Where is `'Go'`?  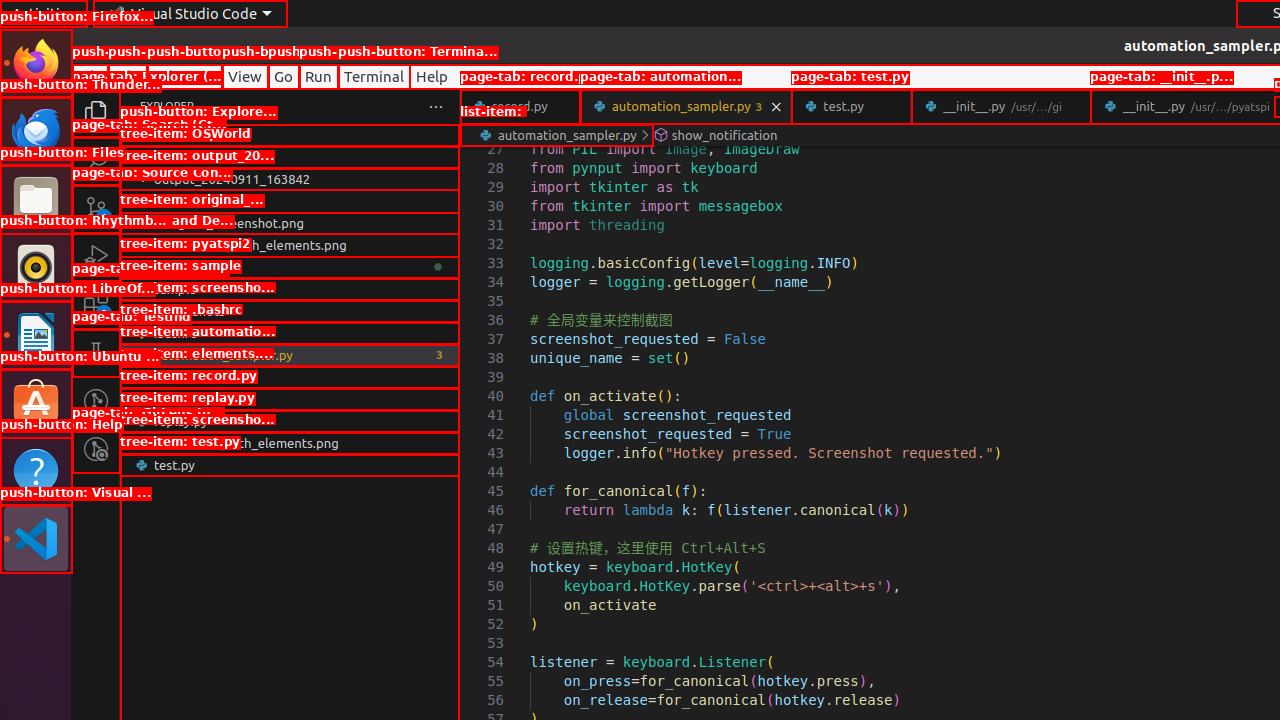
'Go' is located at coordinates (282, 75).